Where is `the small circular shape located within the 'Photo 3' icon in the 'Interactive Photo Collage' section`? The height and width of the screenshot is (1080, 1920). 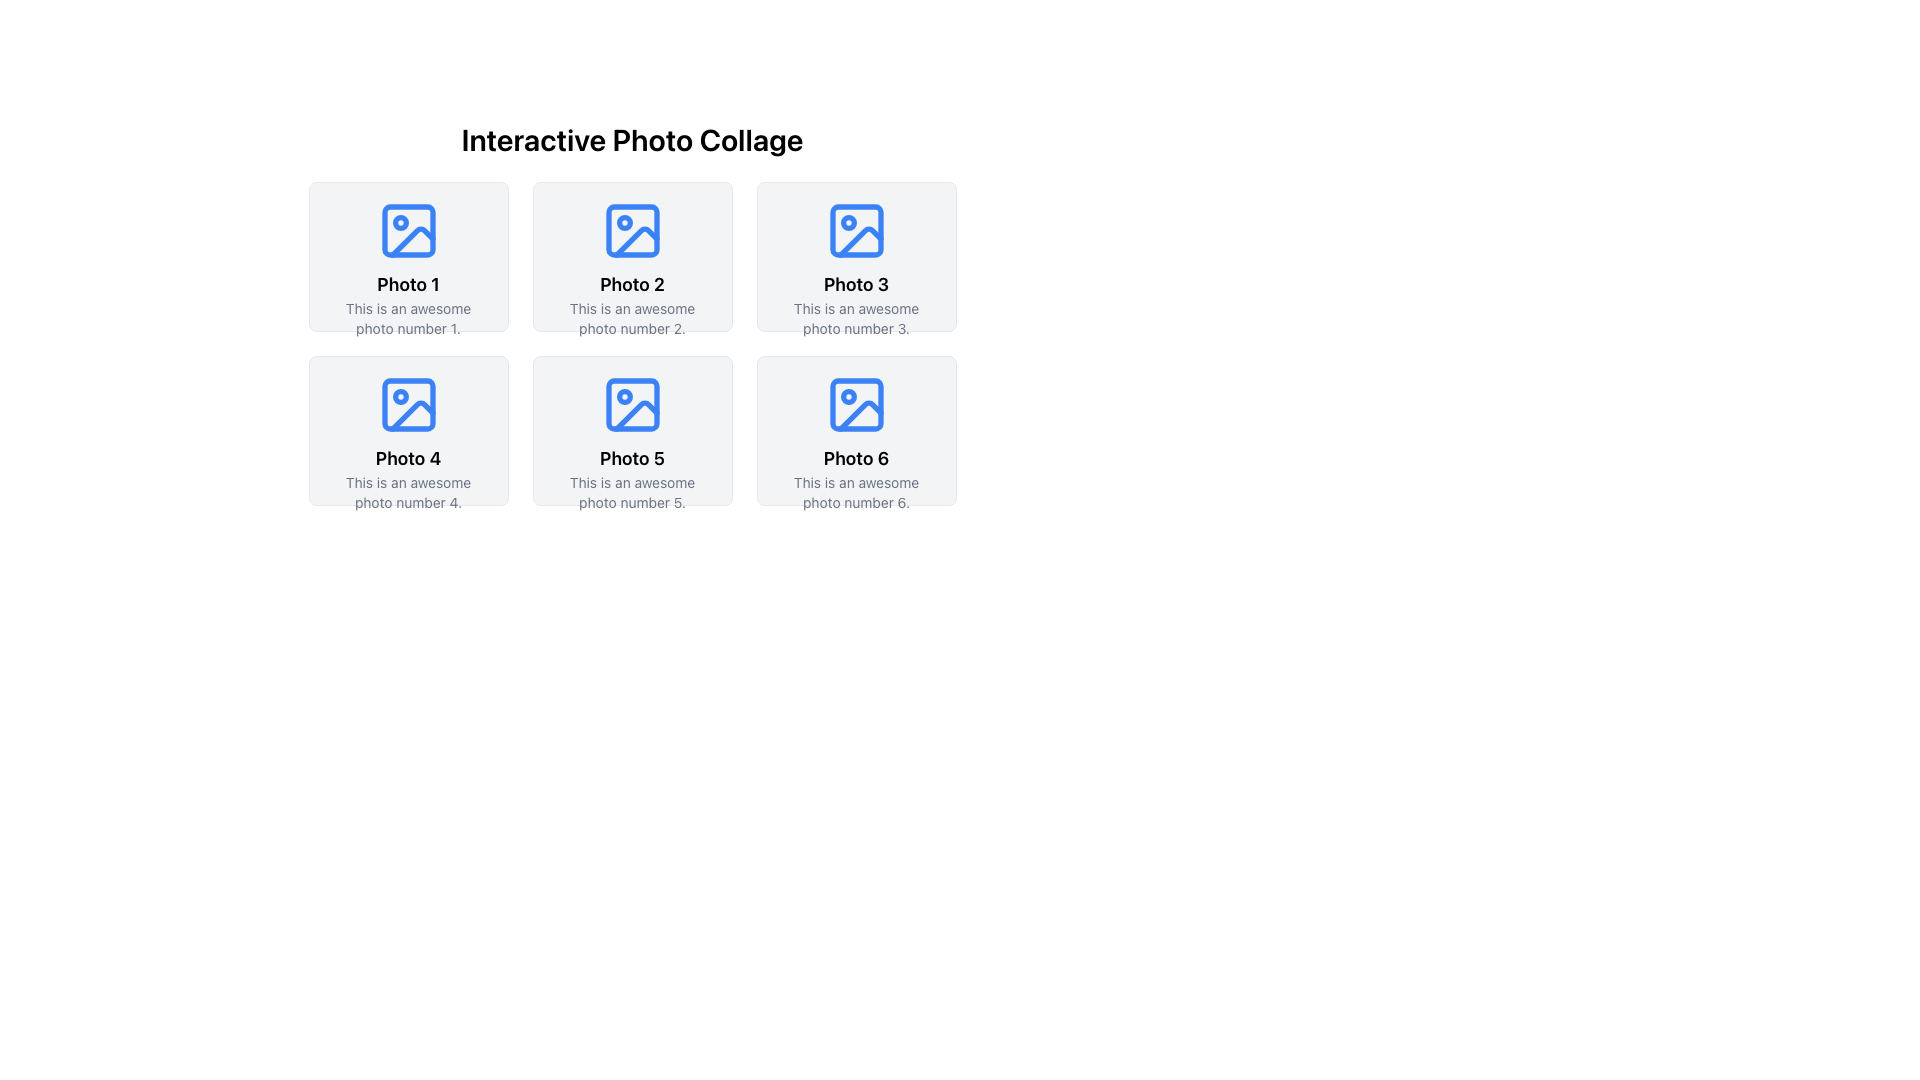 the small circular shape located within the 'Photo 3' icon in the 'Interactive Photo Collage' section is located at coordinates (848, 223).